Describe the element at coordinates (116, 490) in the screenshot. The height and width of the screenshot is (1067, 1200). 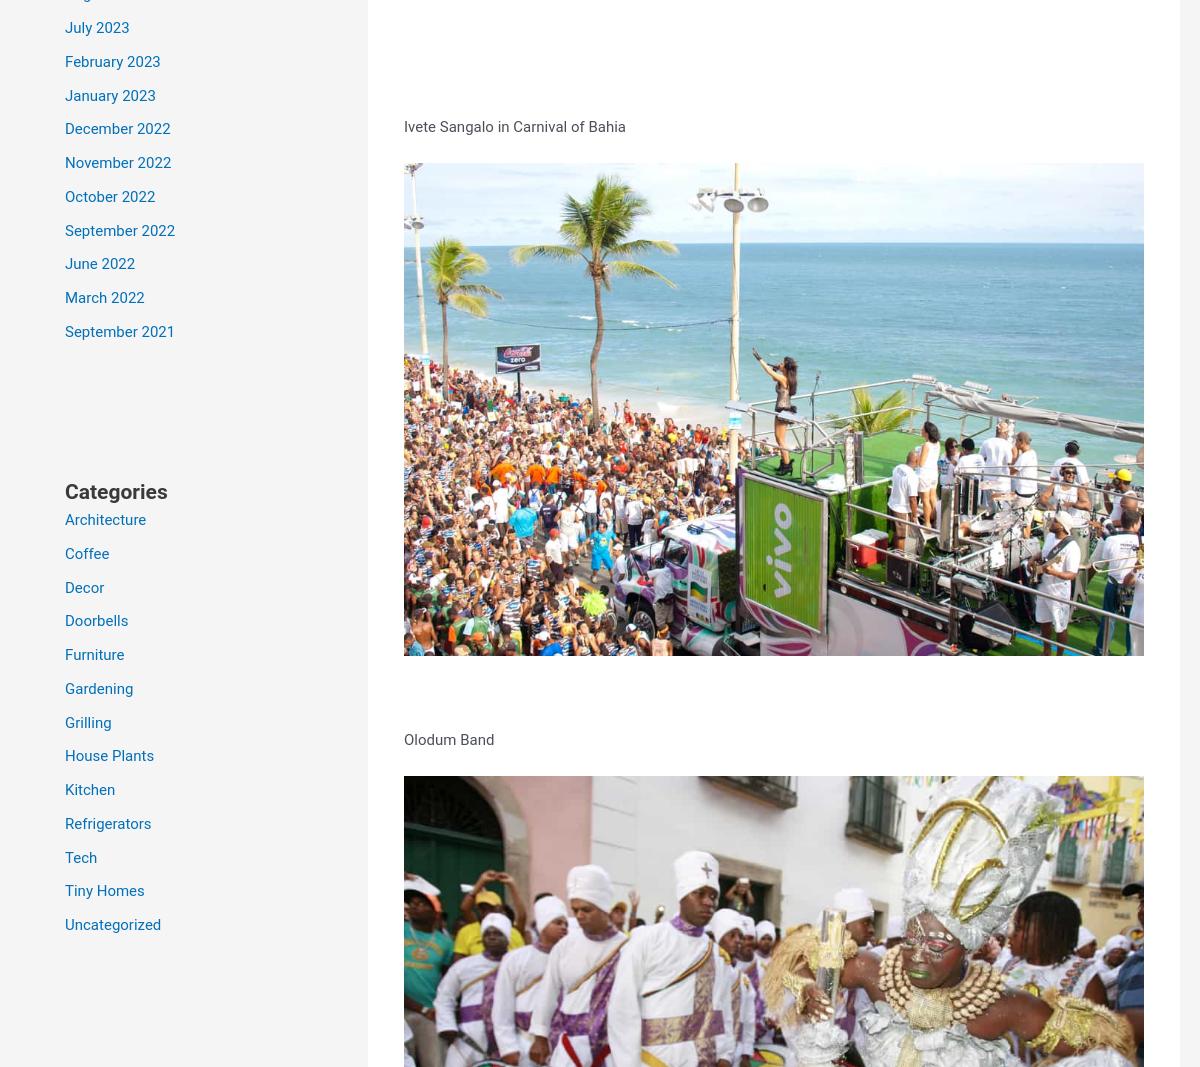
I see `'Categories'` at that location.